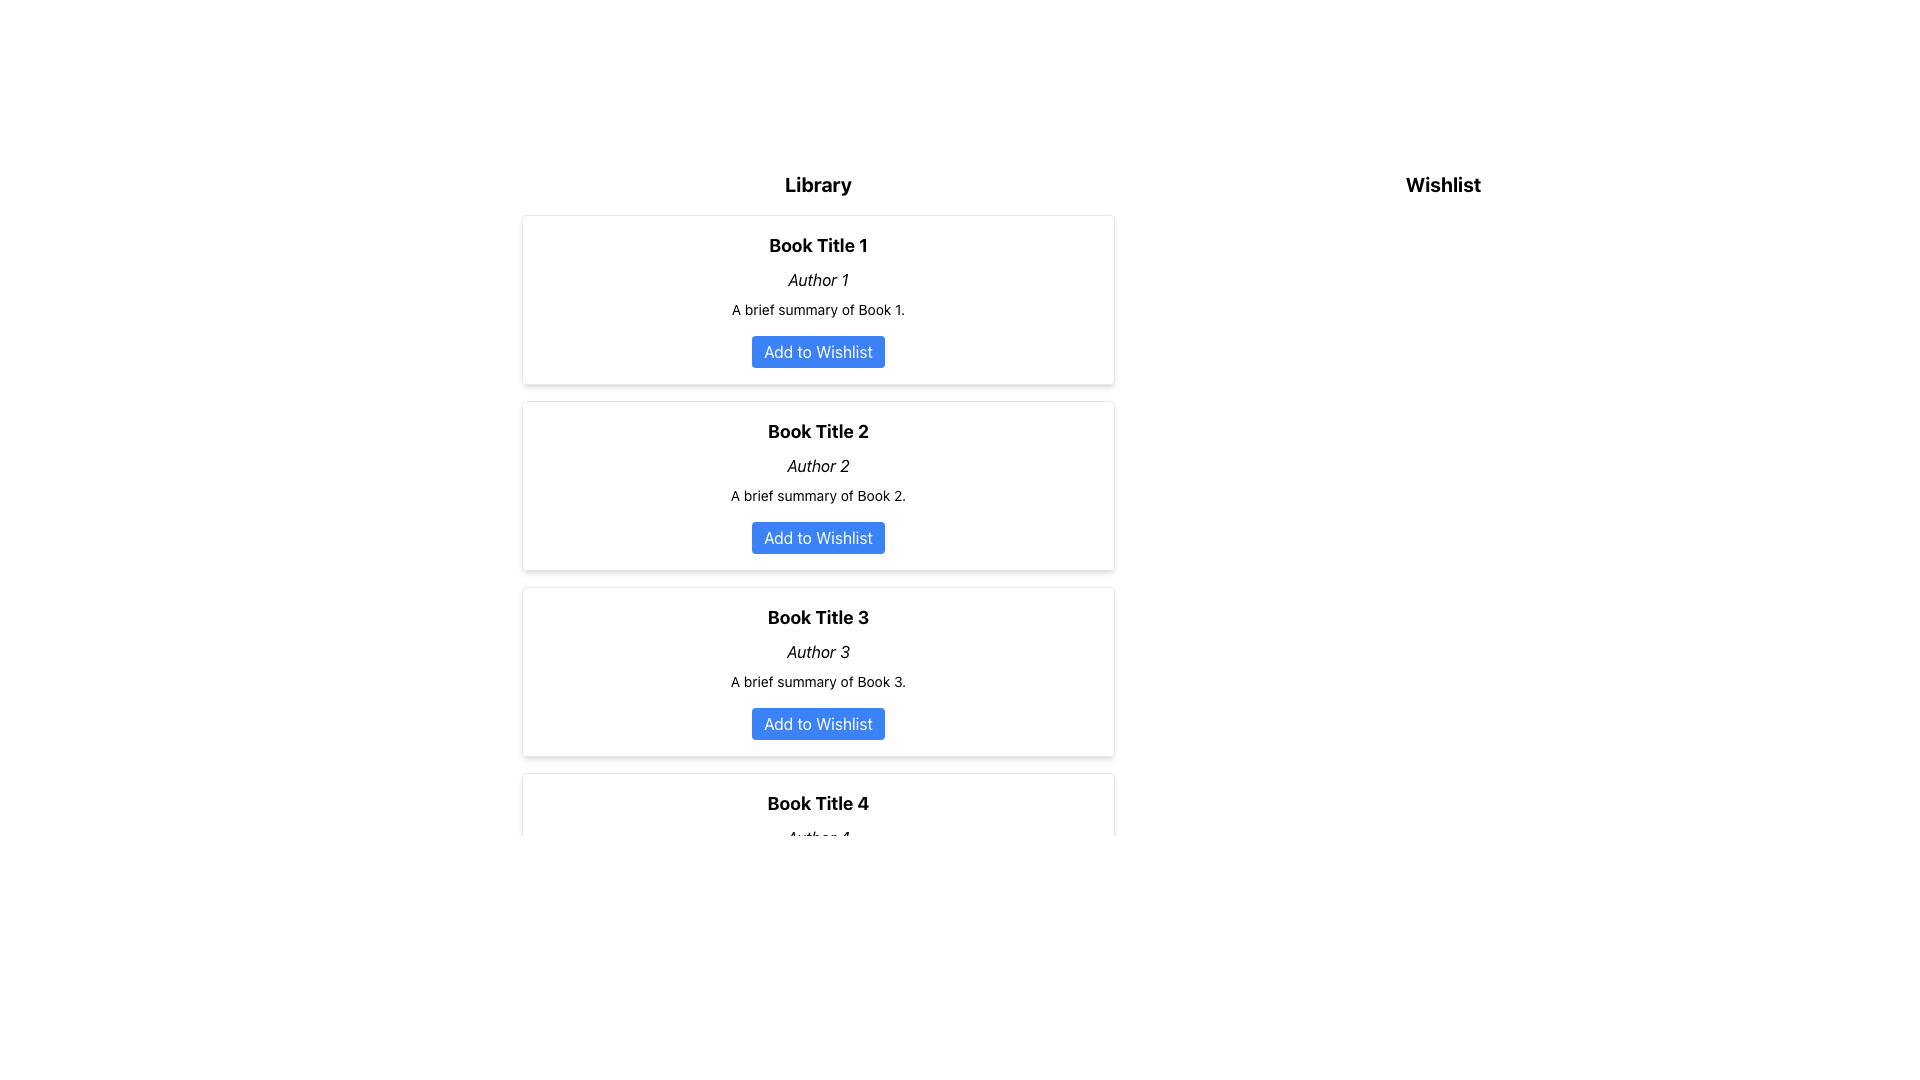  I want to click on the button located at the bottom of the card titled 'Book Title 1', so click(818, 350).